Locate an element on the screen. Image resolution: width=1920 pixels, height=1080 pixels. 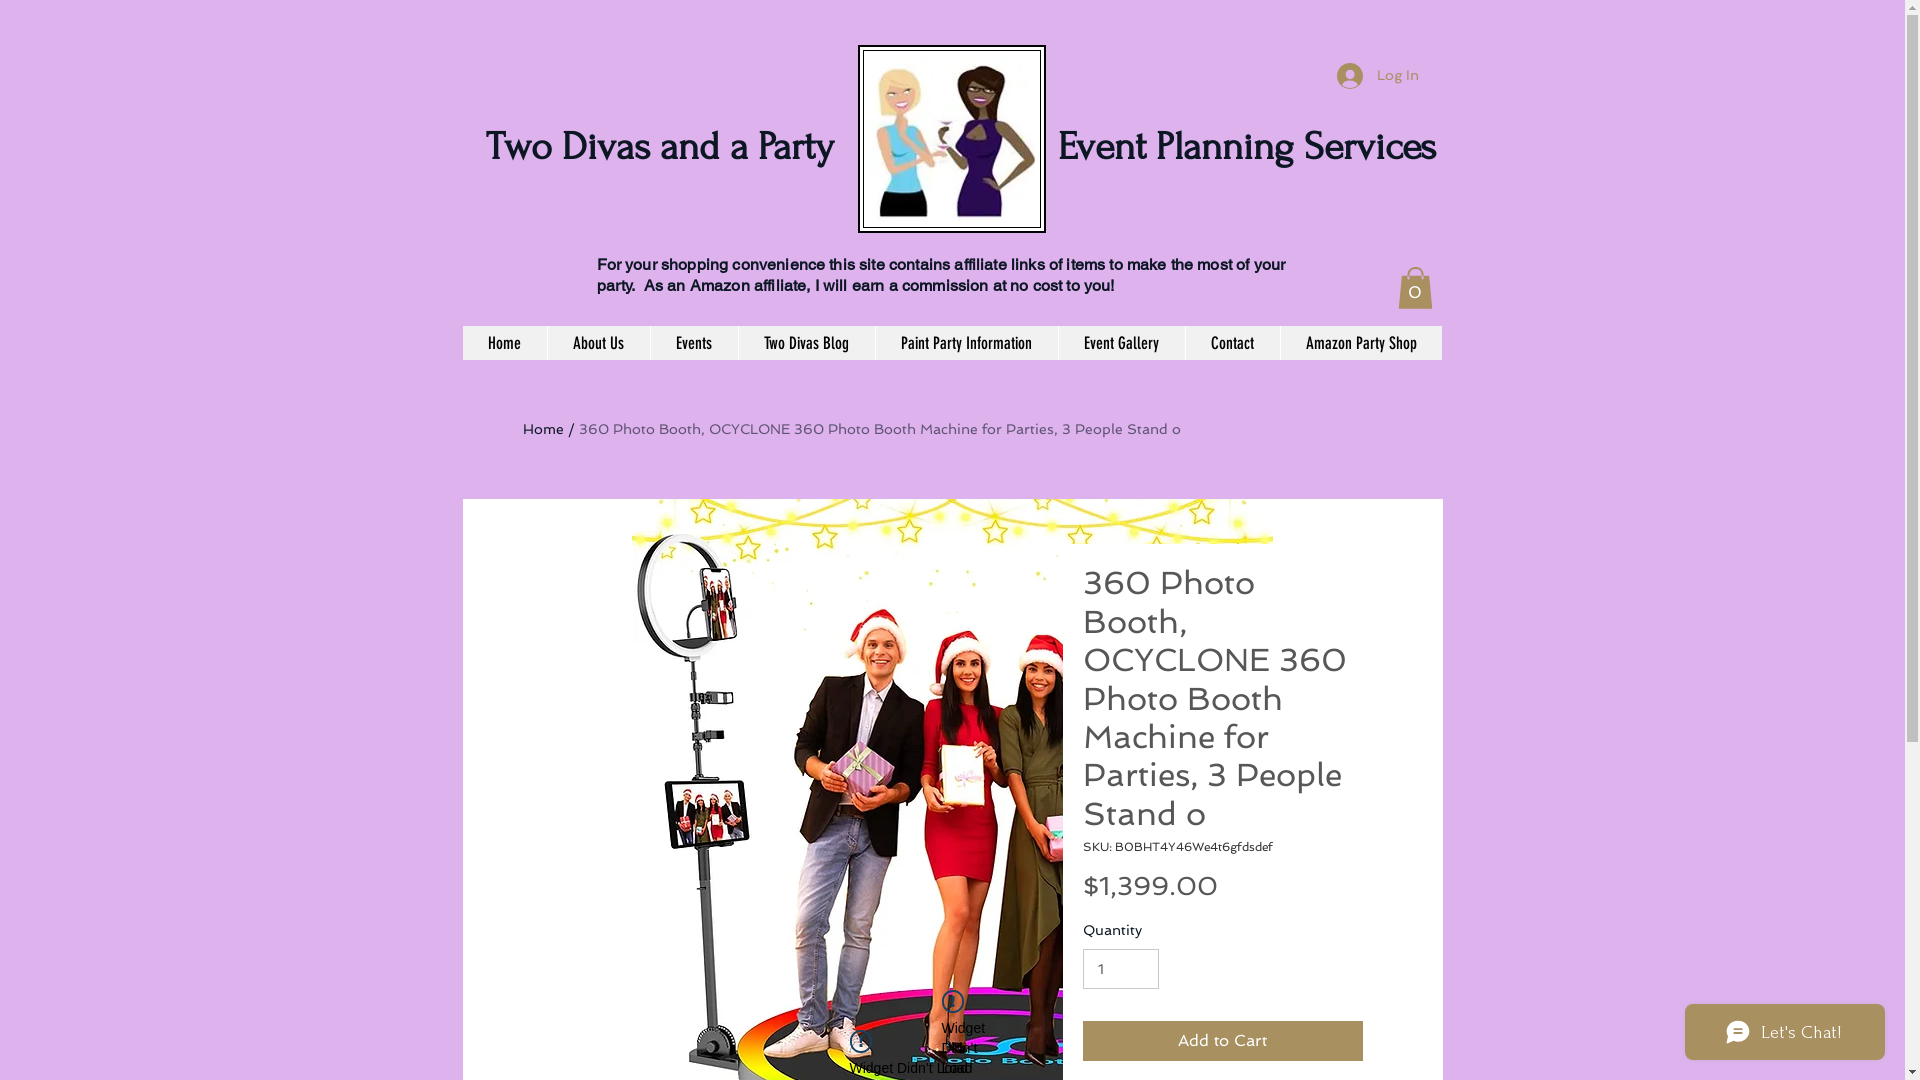
'0' is located at coordinates (1414, 288).